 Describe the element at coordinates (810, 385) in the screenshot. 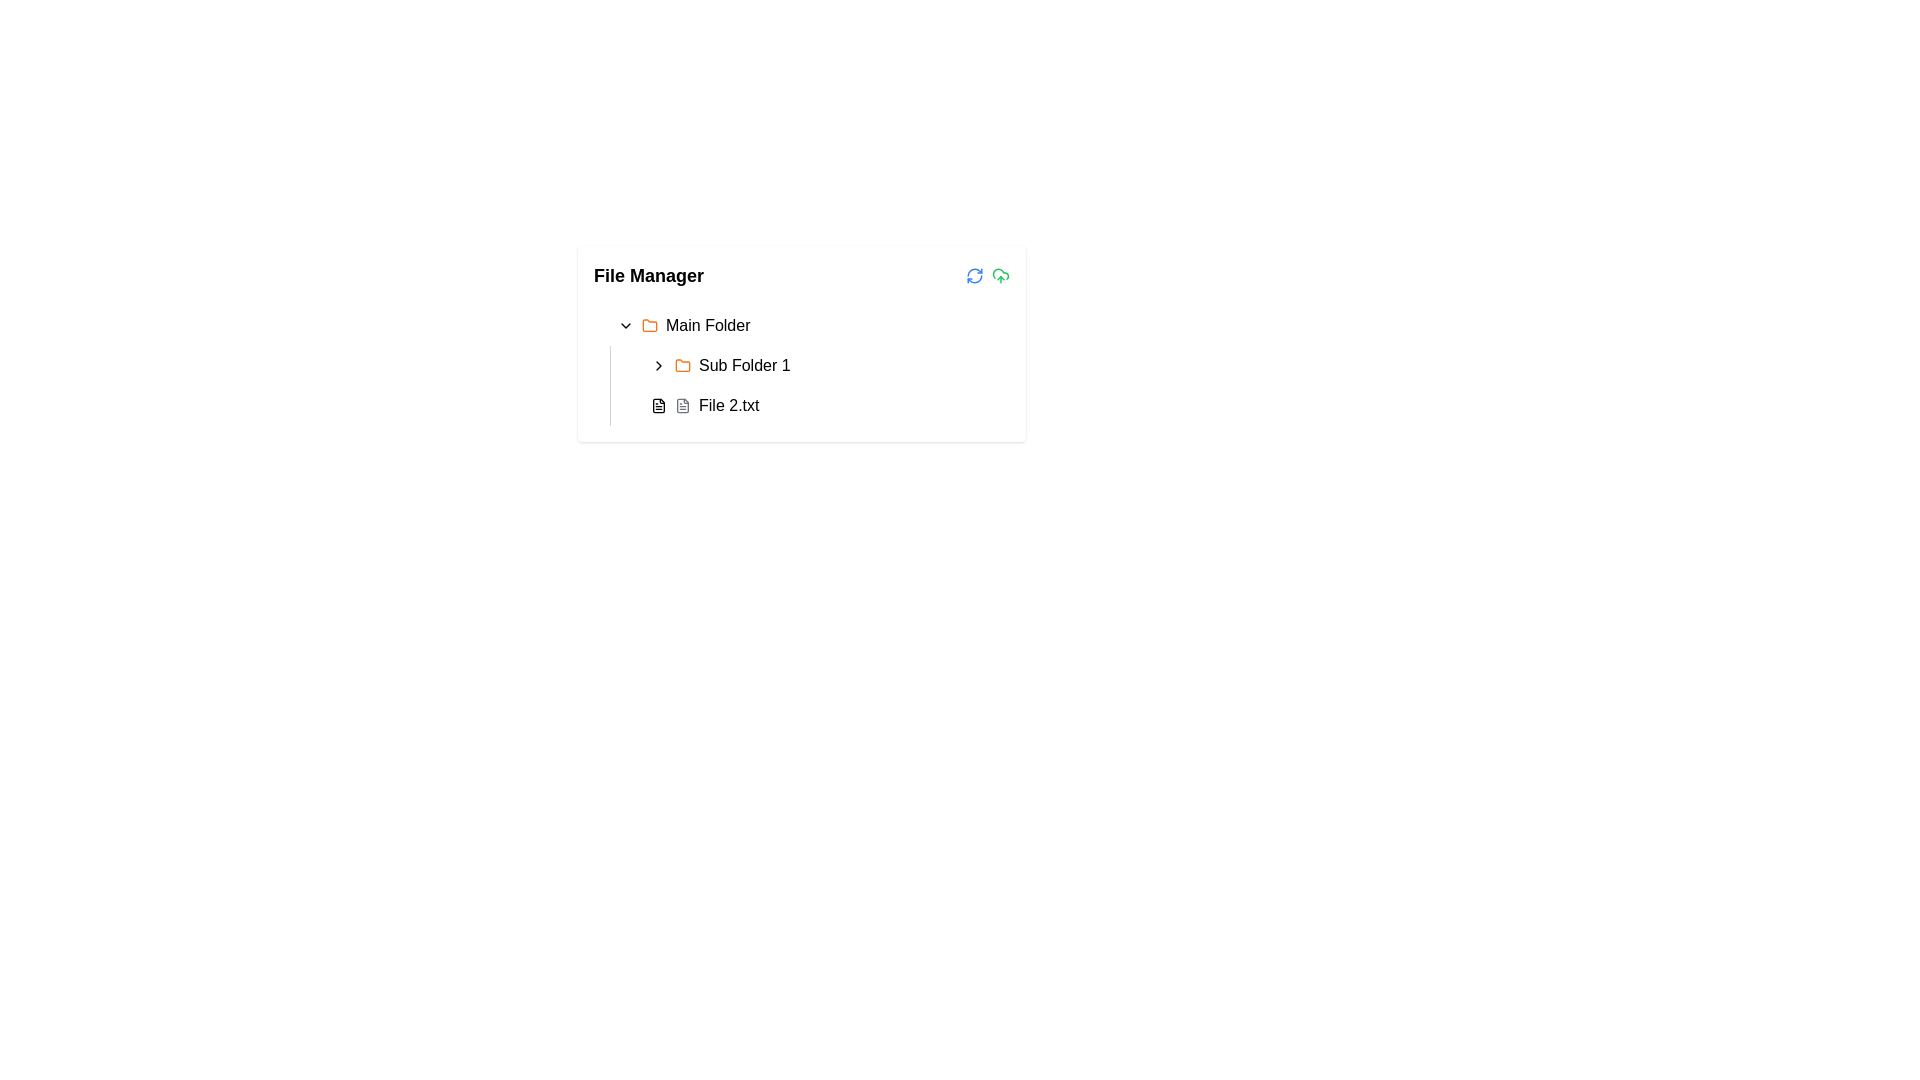

I see `the 'Sub Folder 1' entry` at that location.